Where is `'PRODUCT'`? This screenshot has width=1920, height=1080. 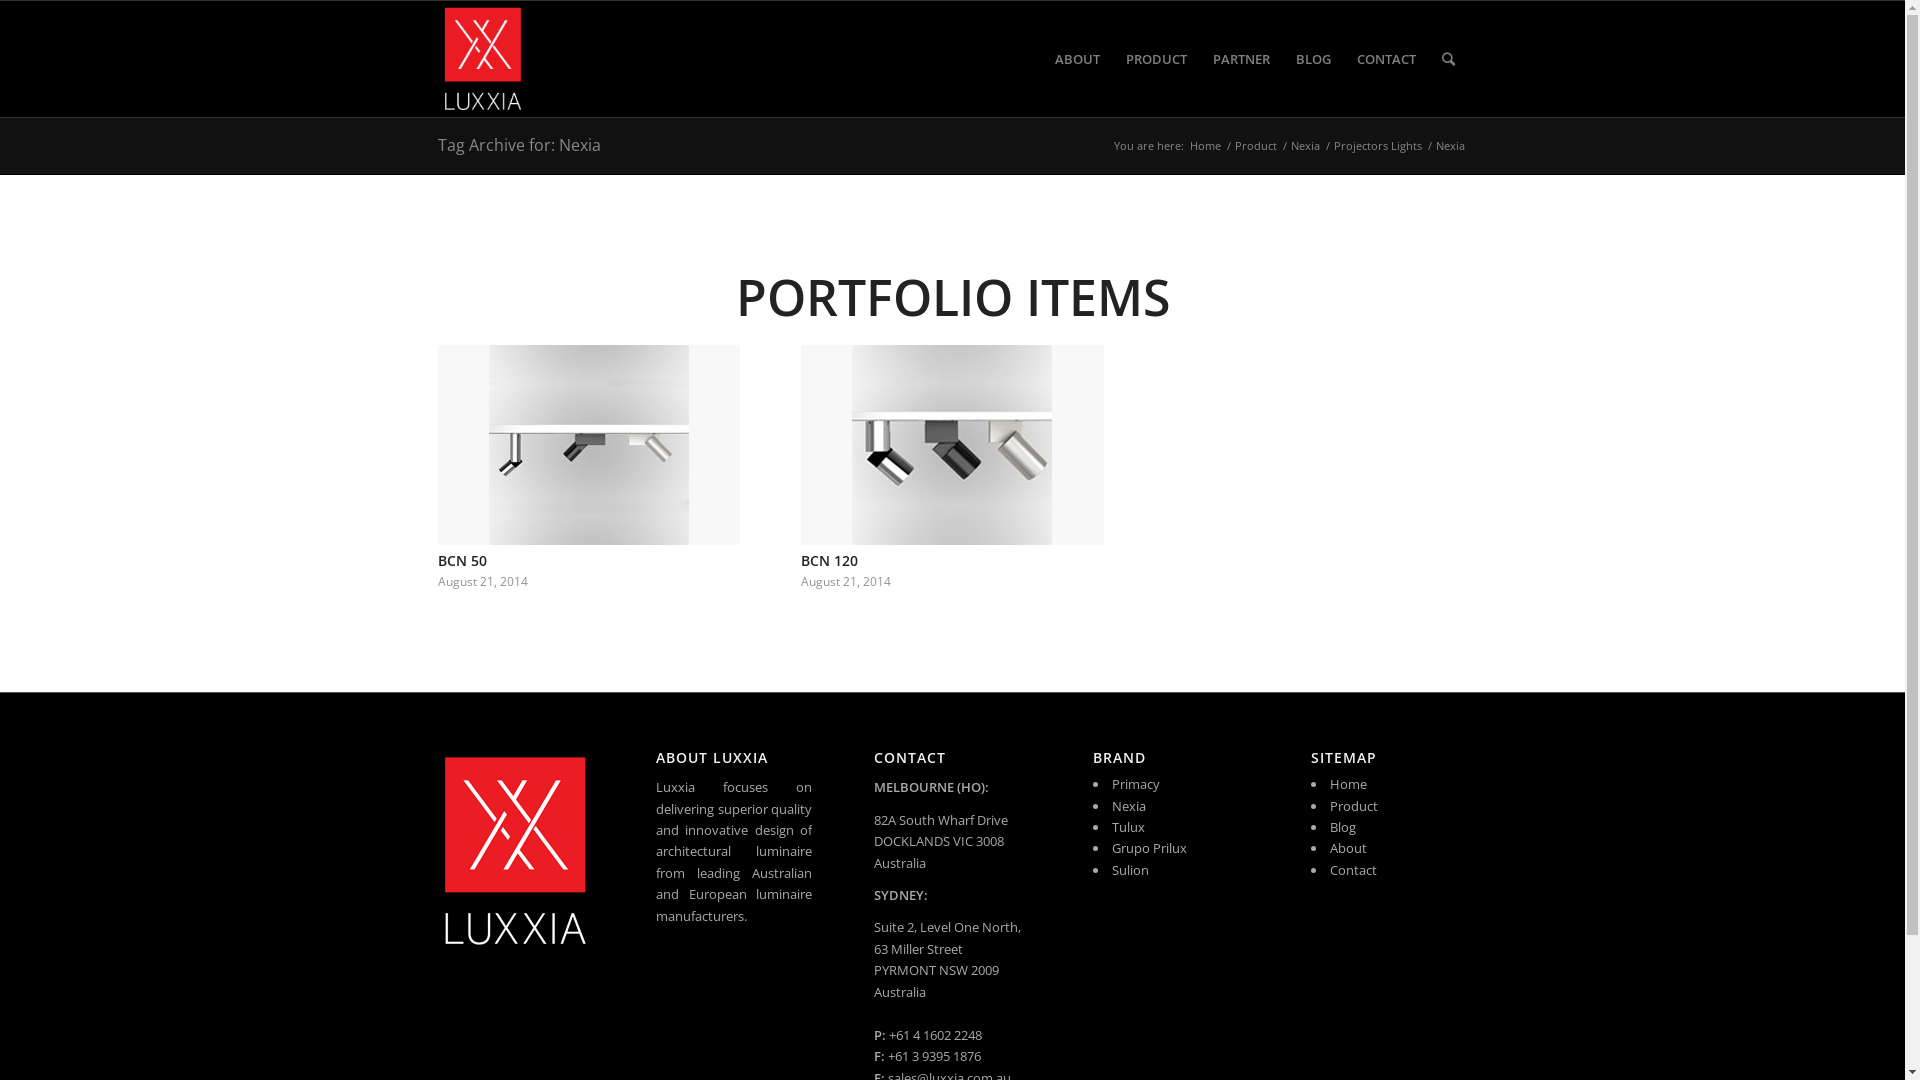 'PRODUCT' is located at coordinates (1155, 57).